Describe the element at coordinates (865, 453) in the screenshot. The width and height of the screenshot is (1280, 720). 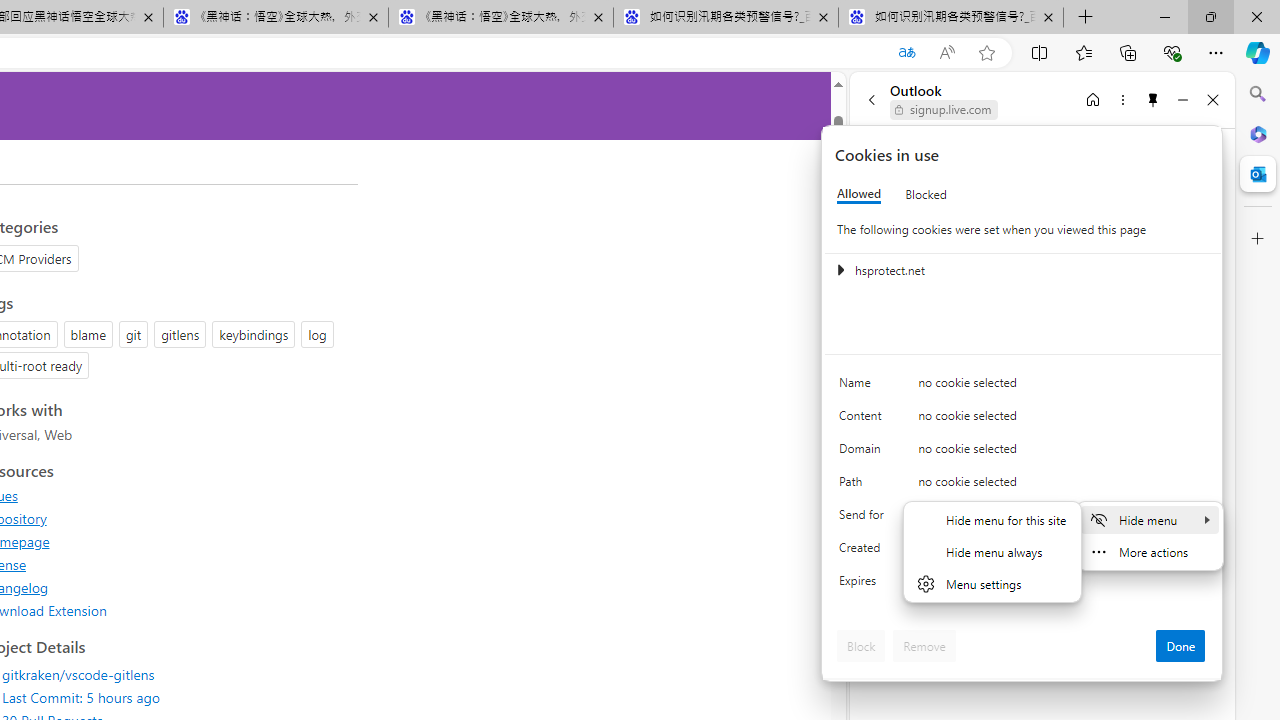
I see `'Domain'` at that location.